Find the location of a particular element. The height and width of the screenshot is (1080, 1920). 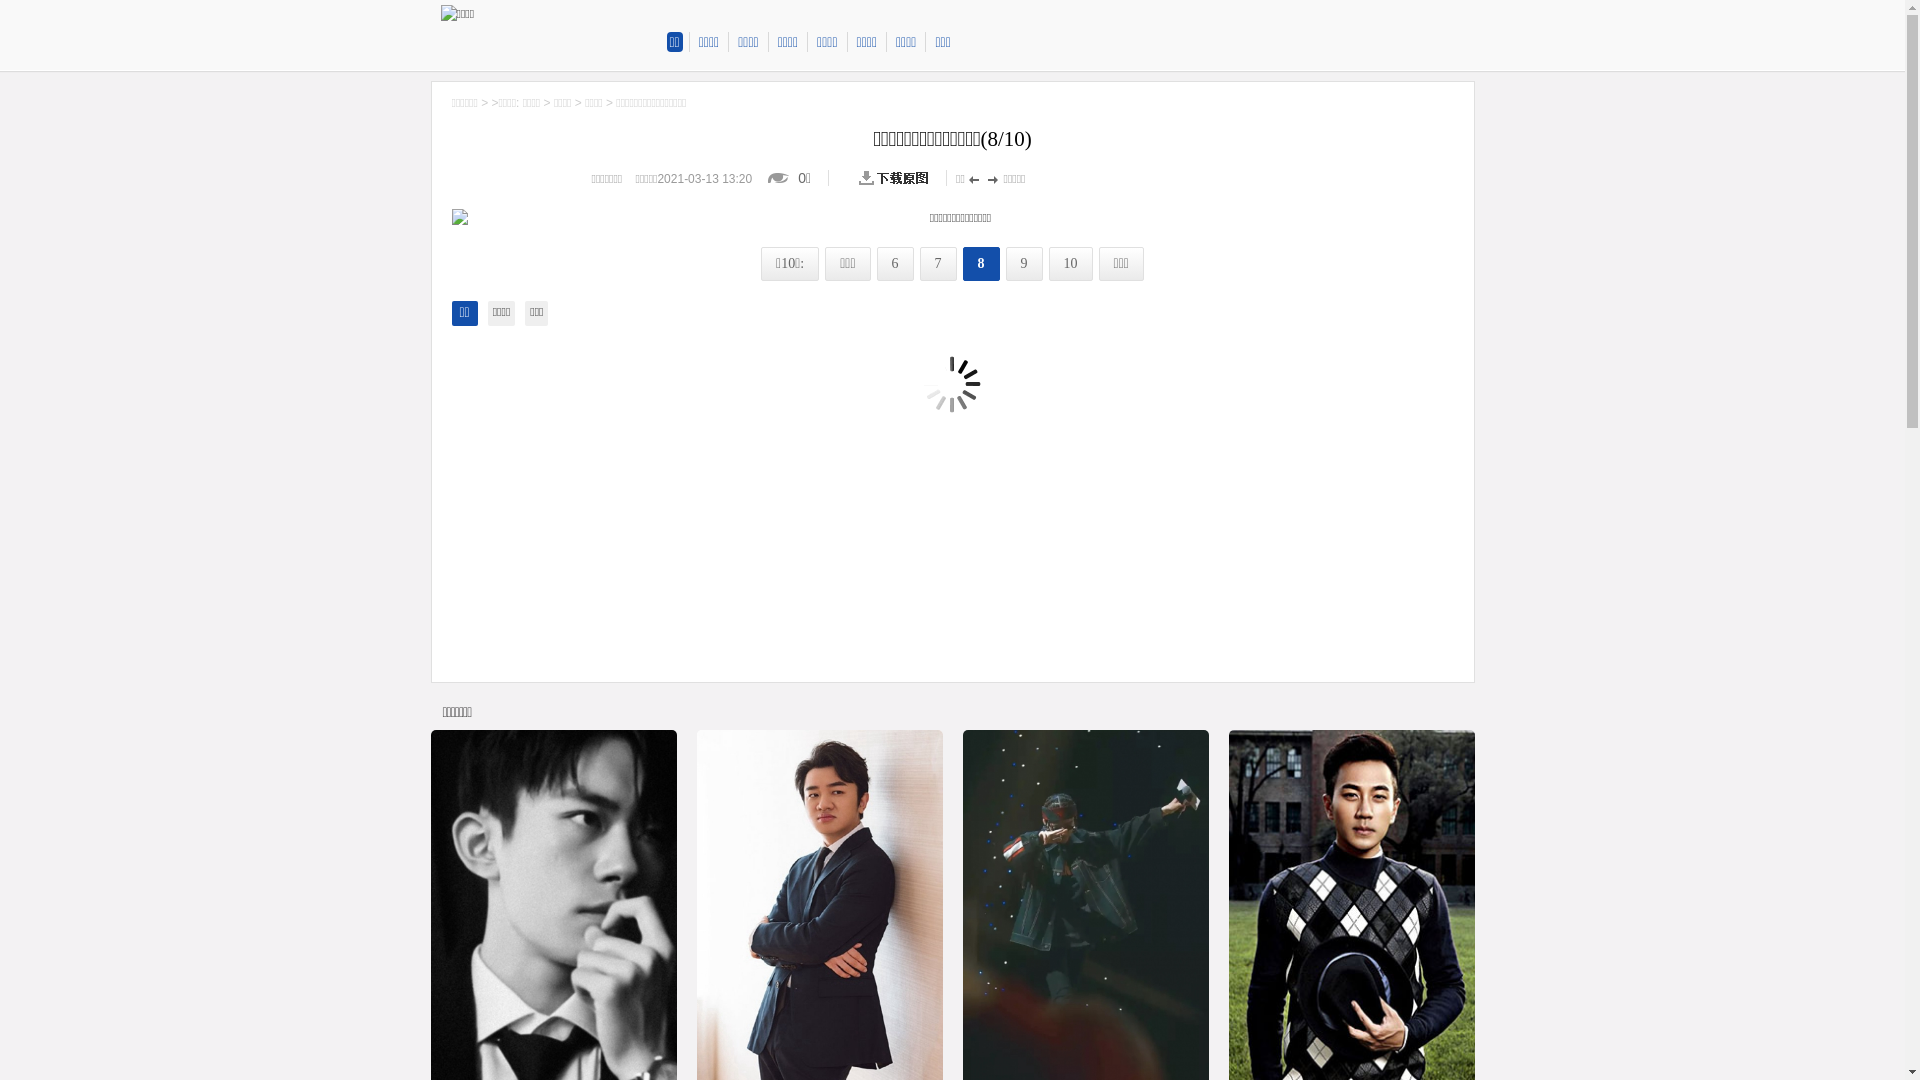

'8' is located at coordinates (981, 262).